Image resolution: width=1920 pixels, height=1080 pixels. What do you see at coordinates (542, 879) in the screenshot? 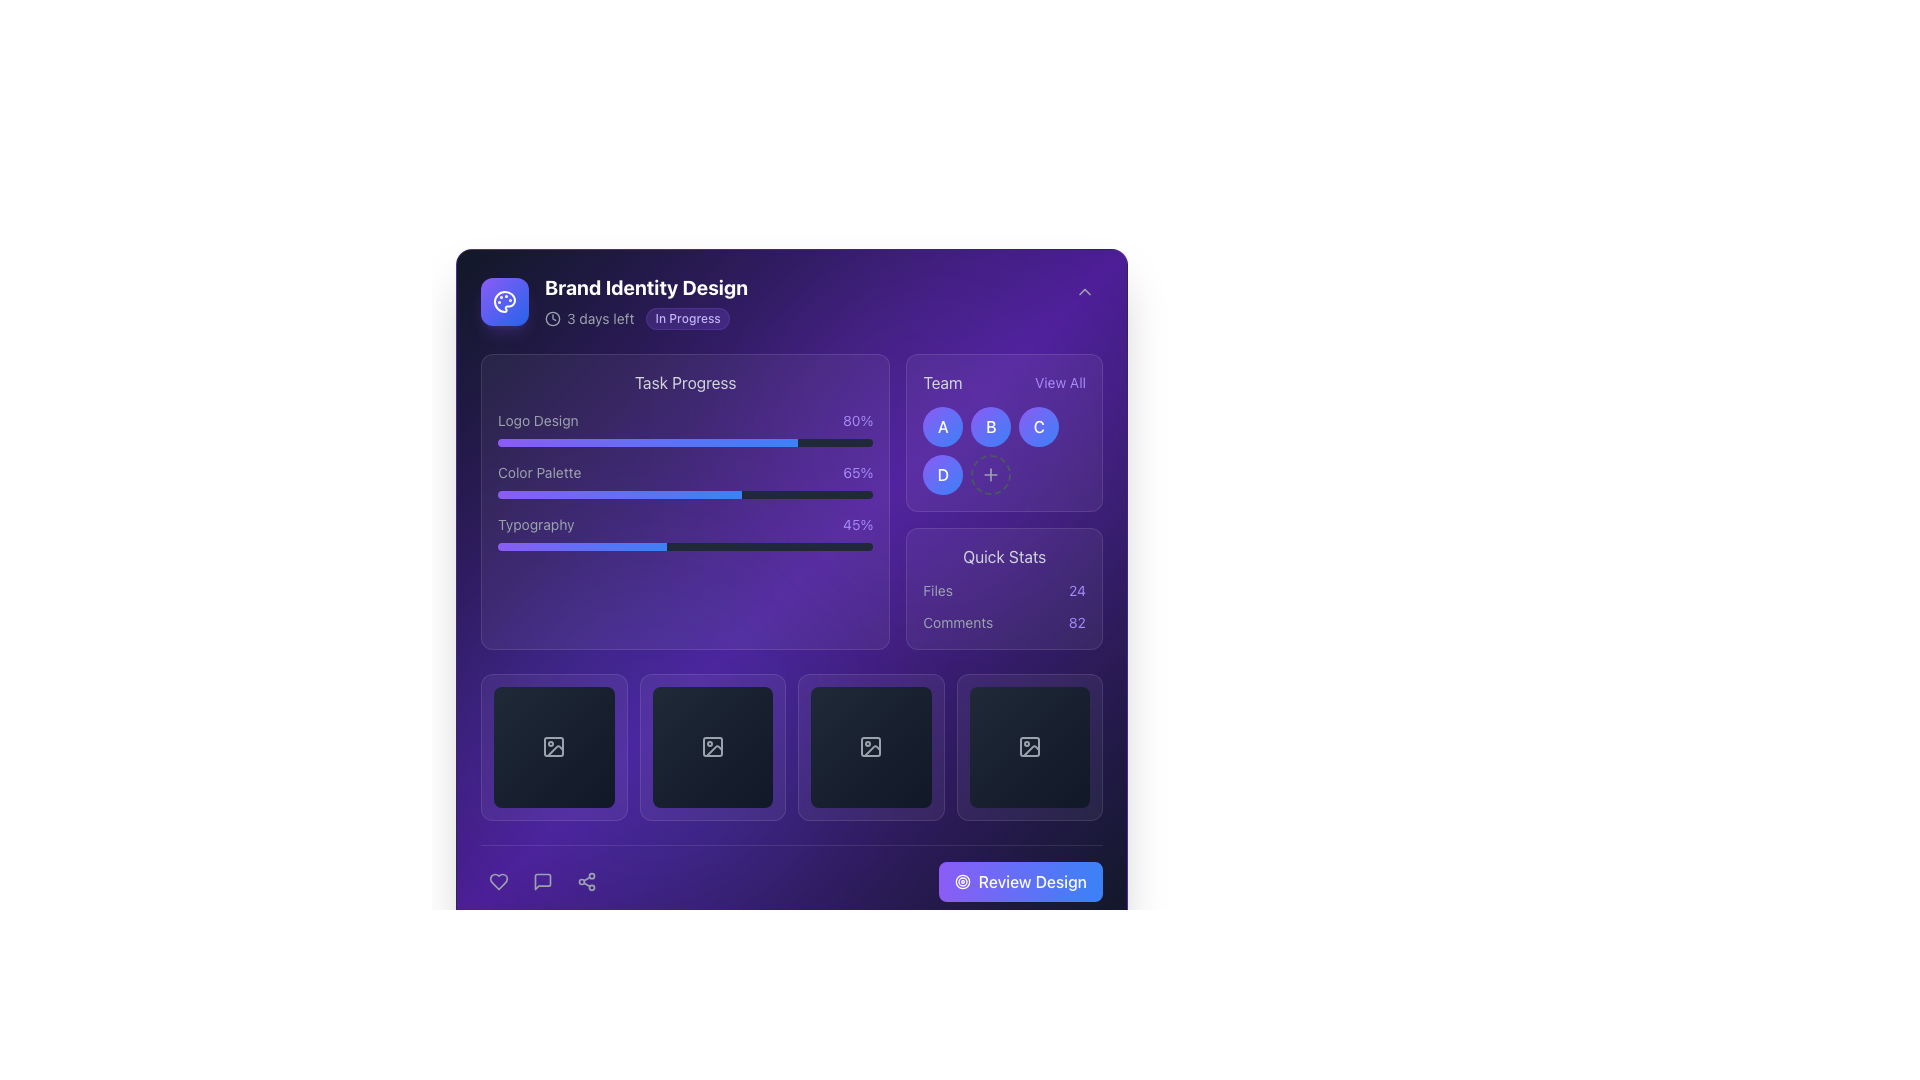
I see `the comment button located at the bottom center of the interface, positioned between a heart icon and a share icon` at bounding box center [542, 879].